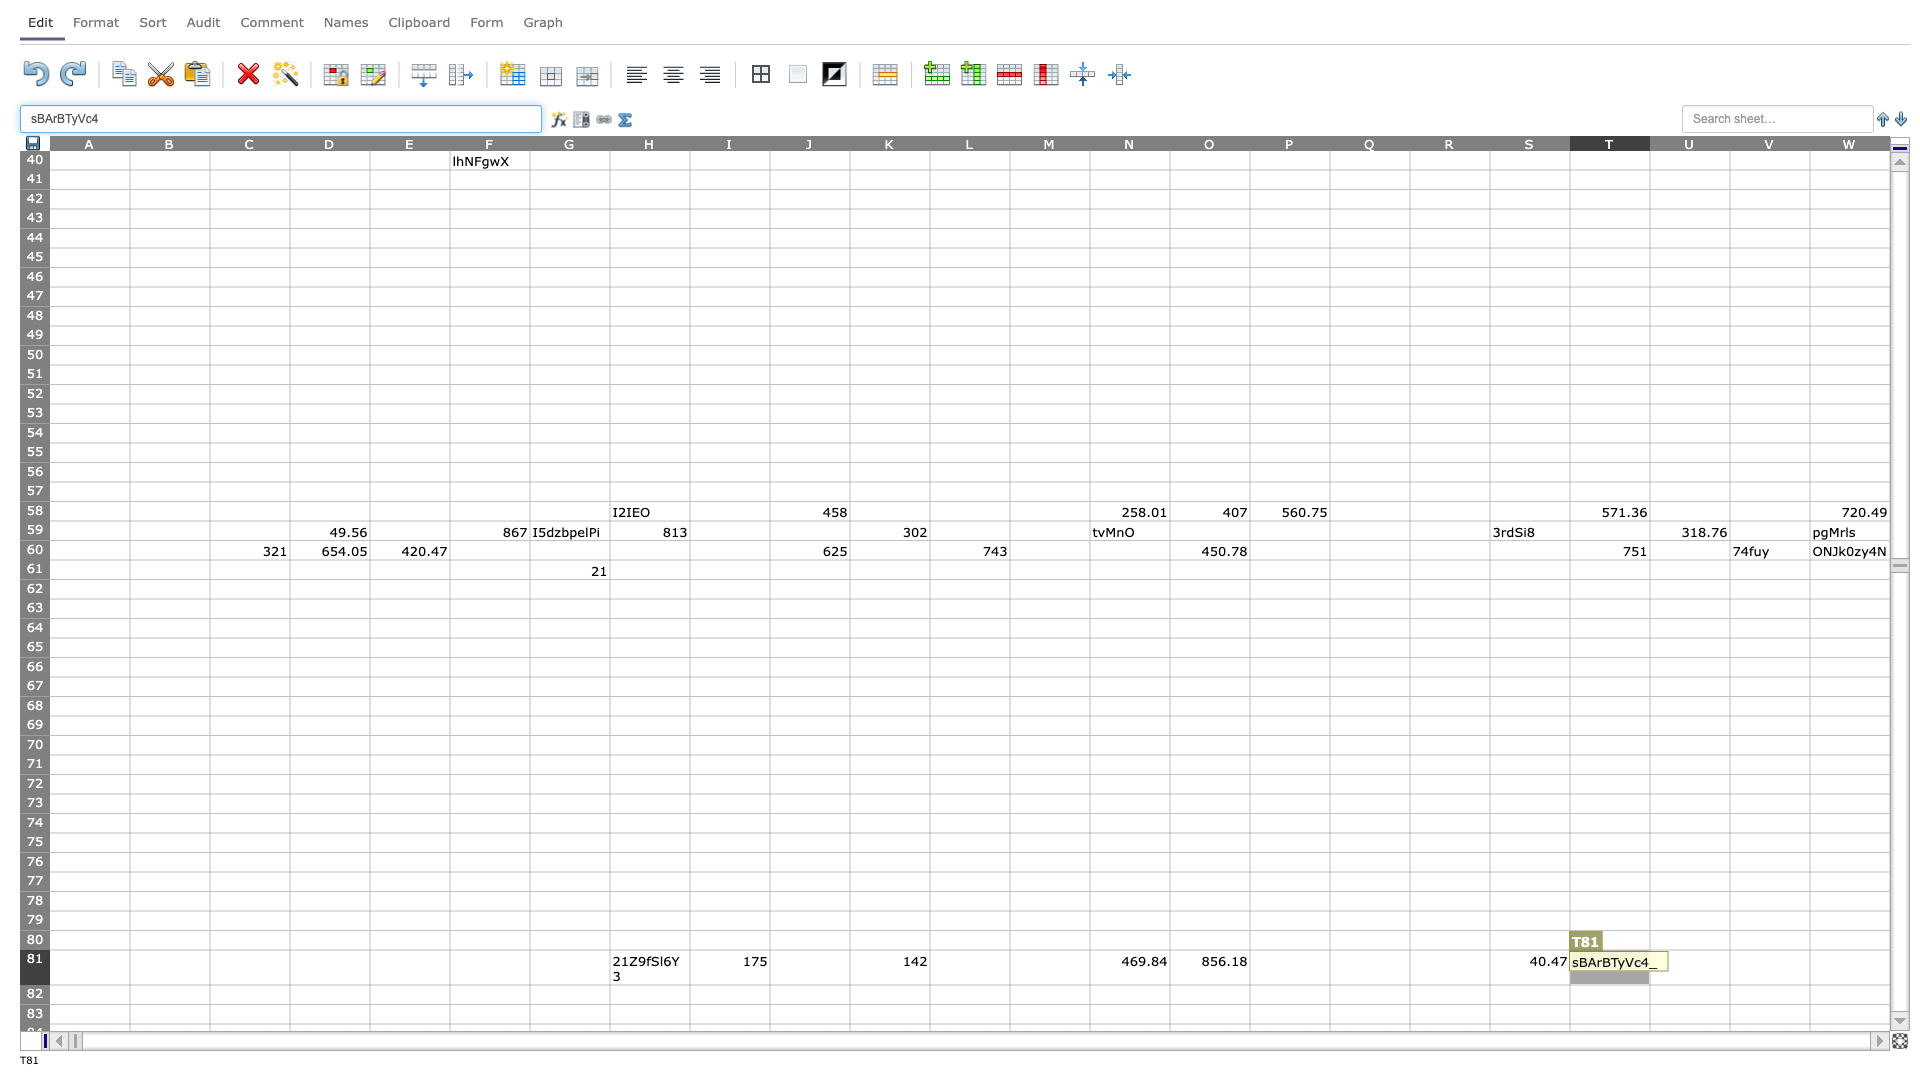 The height and width of the screenshot is (1080, 1920). Describe the element at coordinates (1889, 966) in the screenshot. I see `right edge of W81` at that location.